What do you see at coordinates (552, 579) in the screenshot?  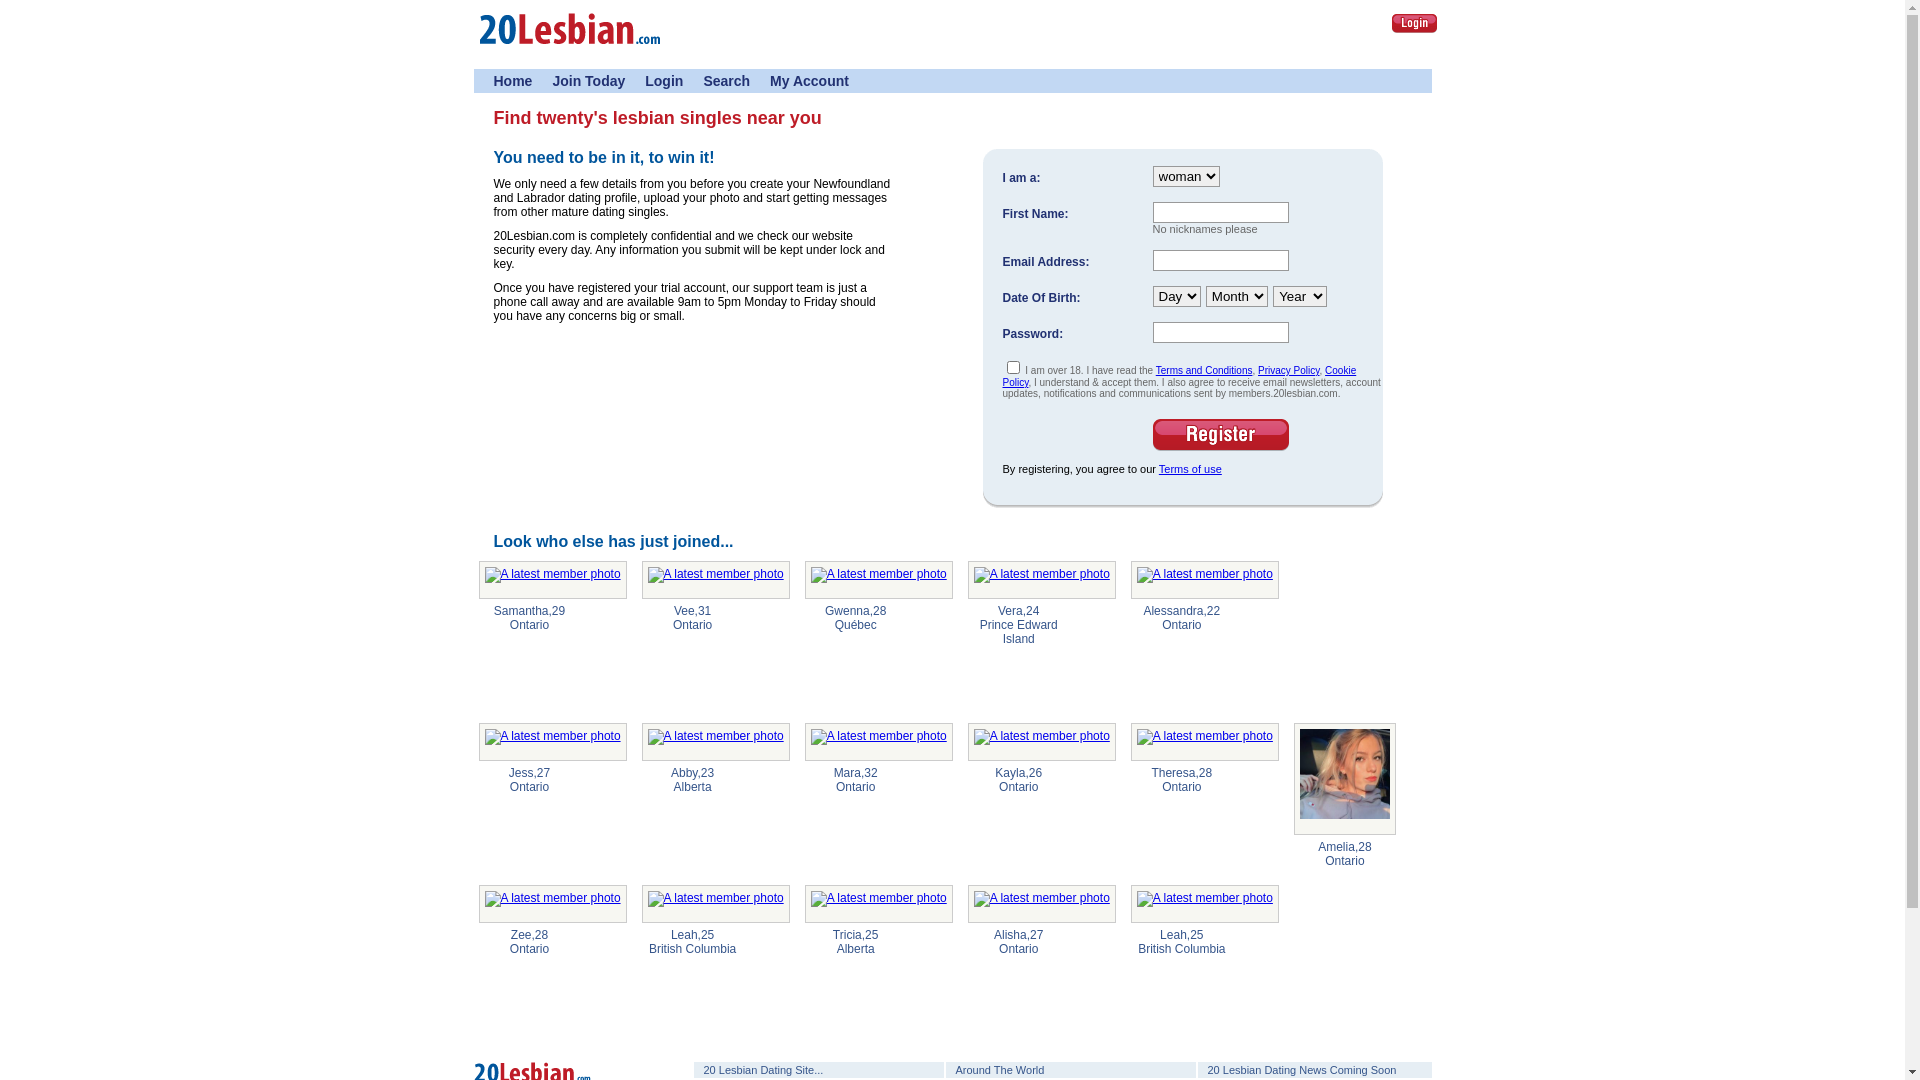 I see `'Samantha, 29 from Hamilton, Ontario'` at bounding box center [552, 579].